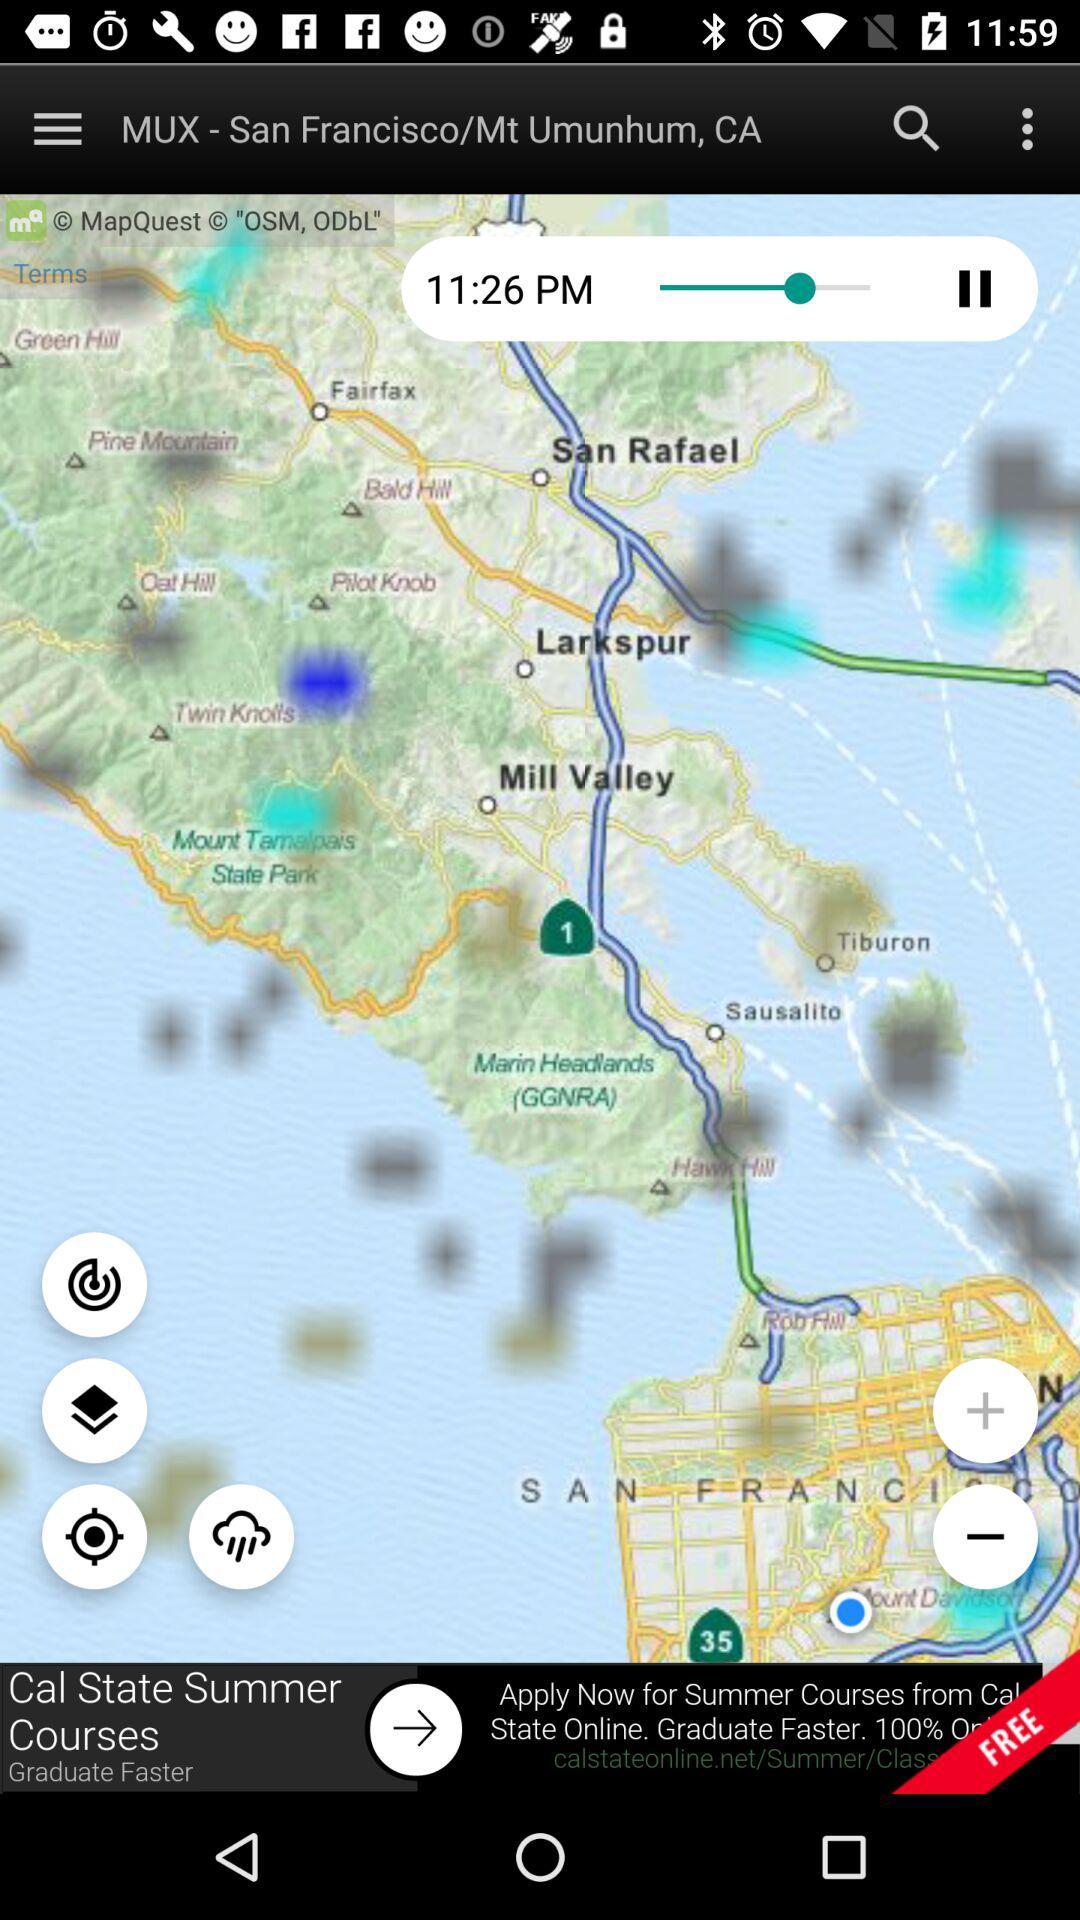  Describe the element at coordinates (917, 127) in the screenshot. I see `search option` at that location.